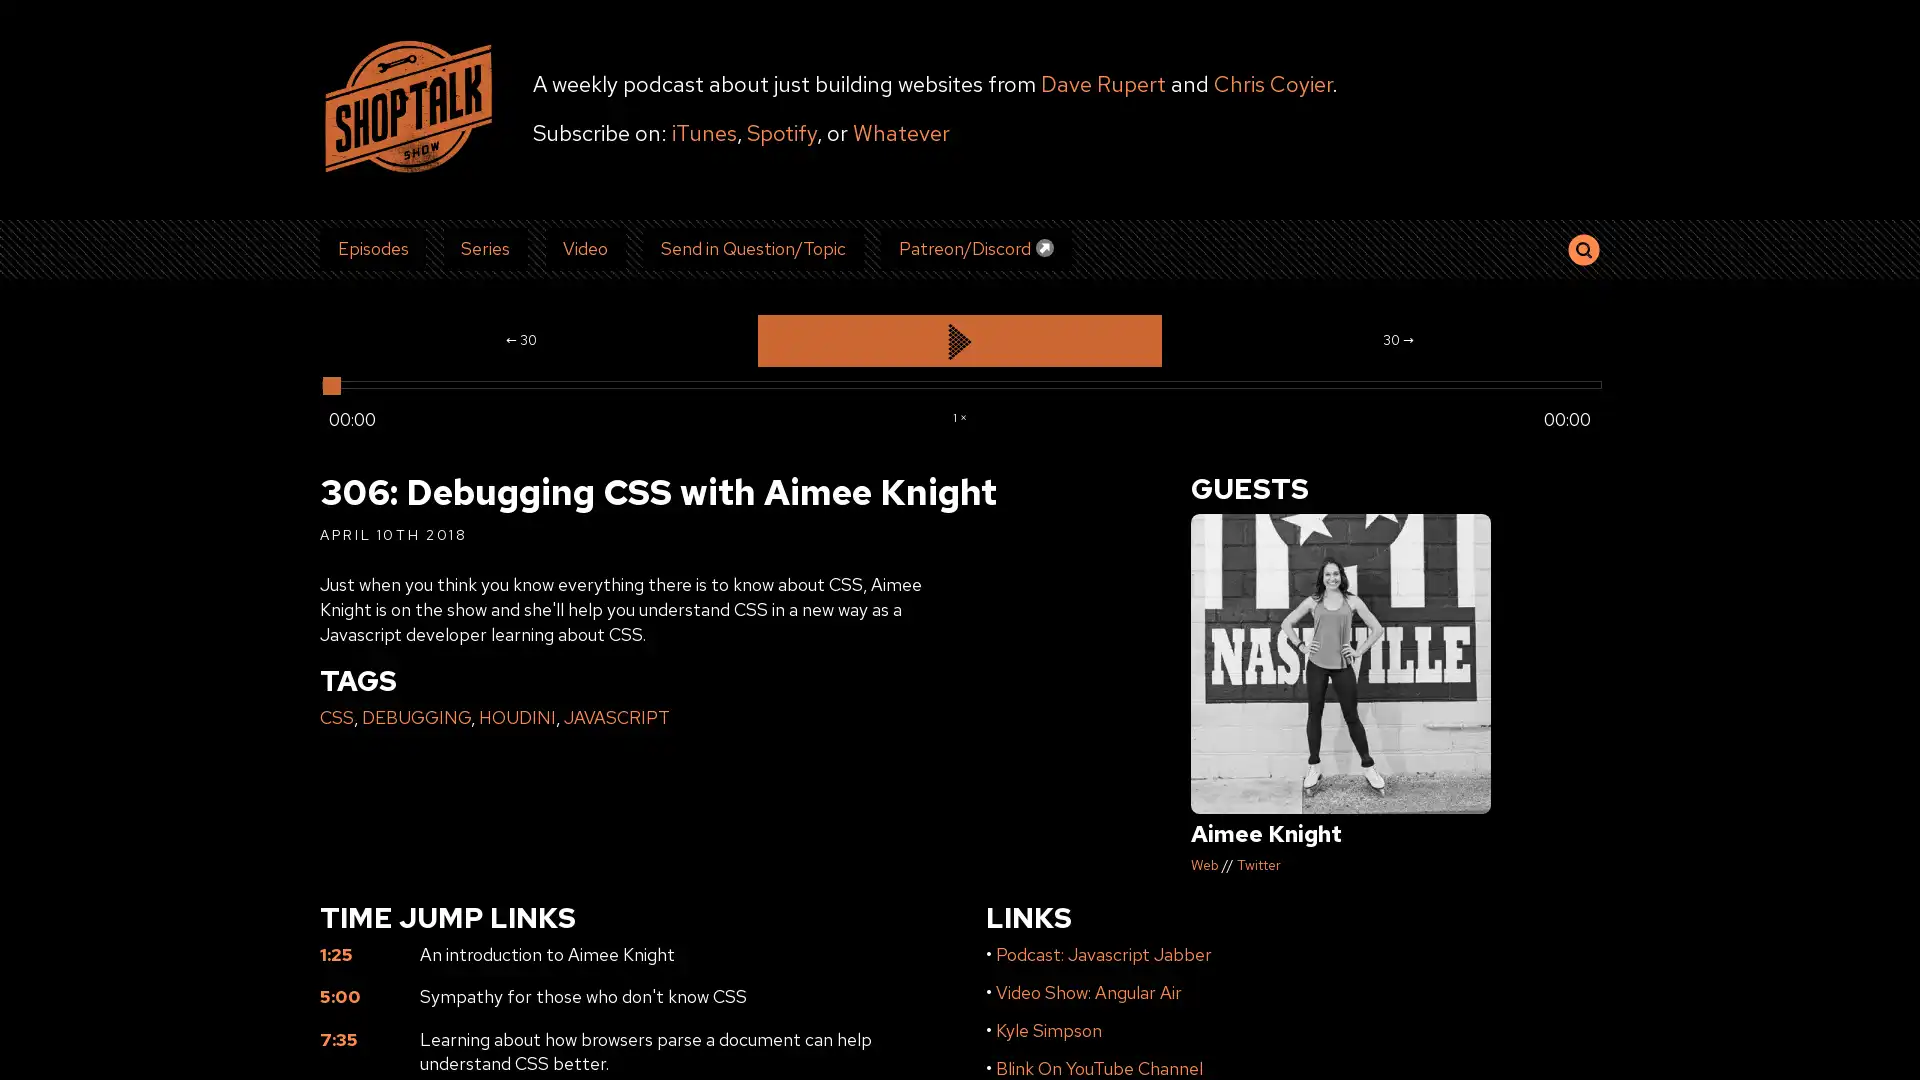 This screenshot has height=1080, width=1920. Describe the element at coordinates (958, 339) in the screenshot. I see `Play` at that location.